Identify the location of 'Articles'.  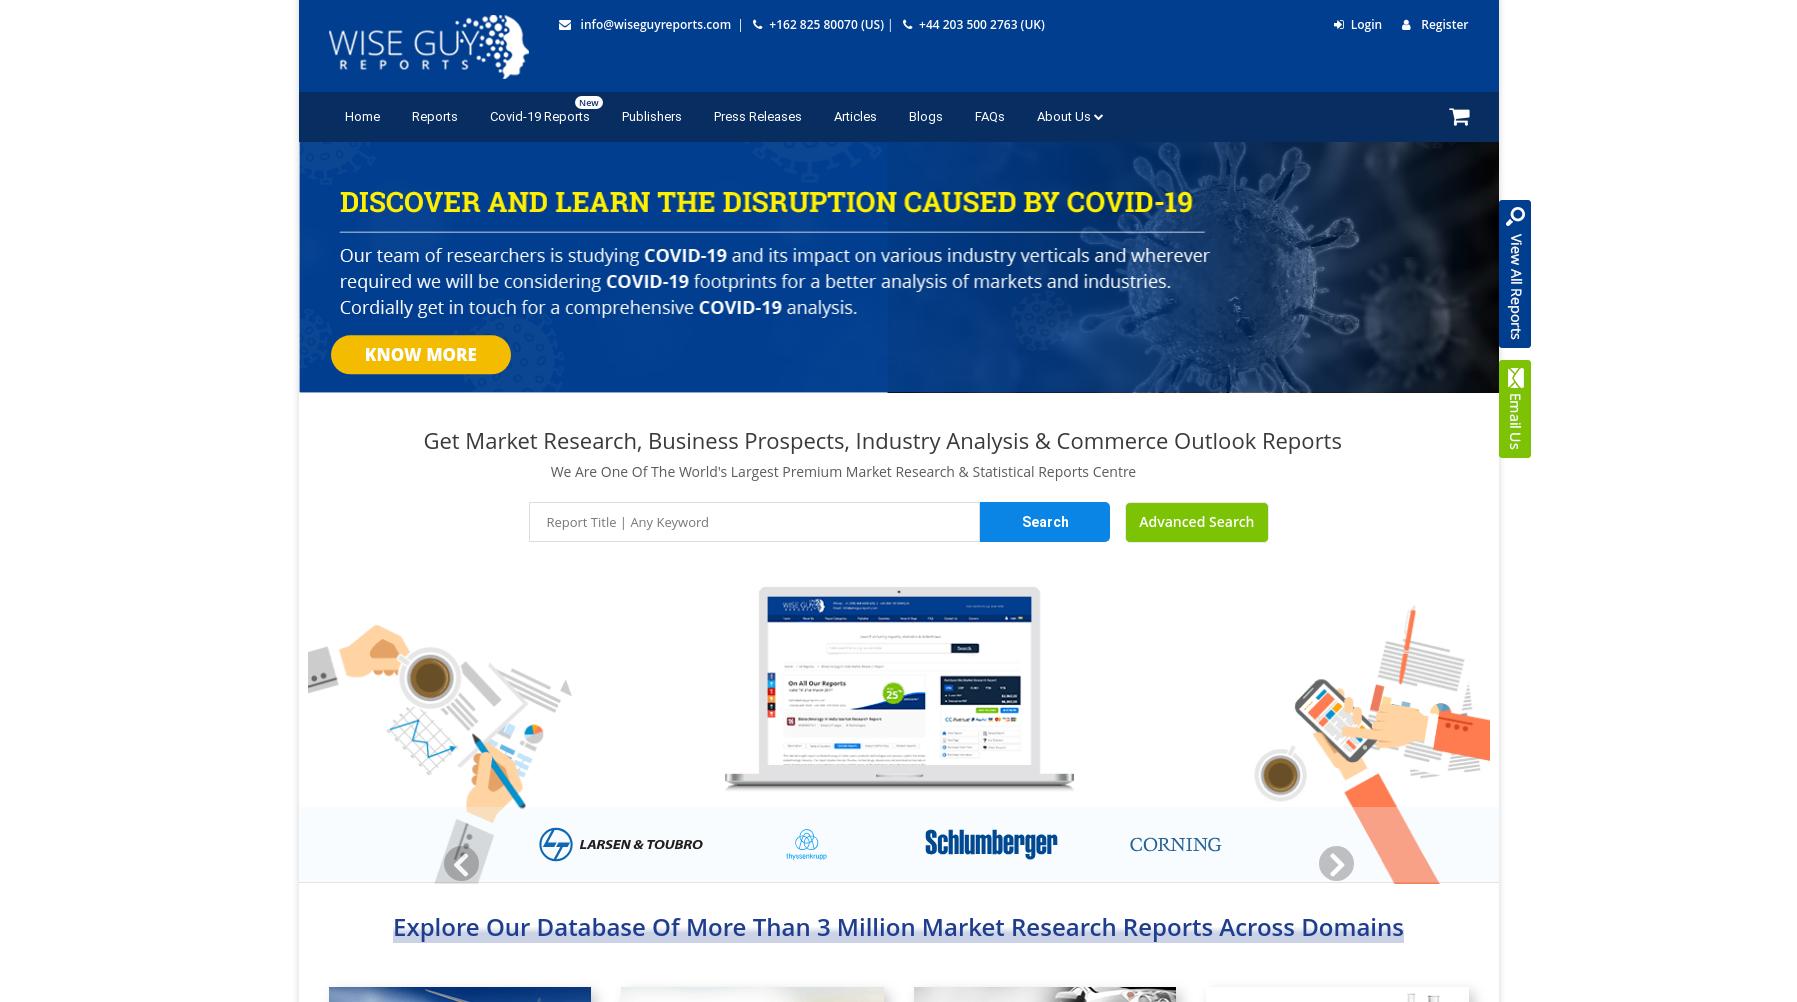
(853, 115).